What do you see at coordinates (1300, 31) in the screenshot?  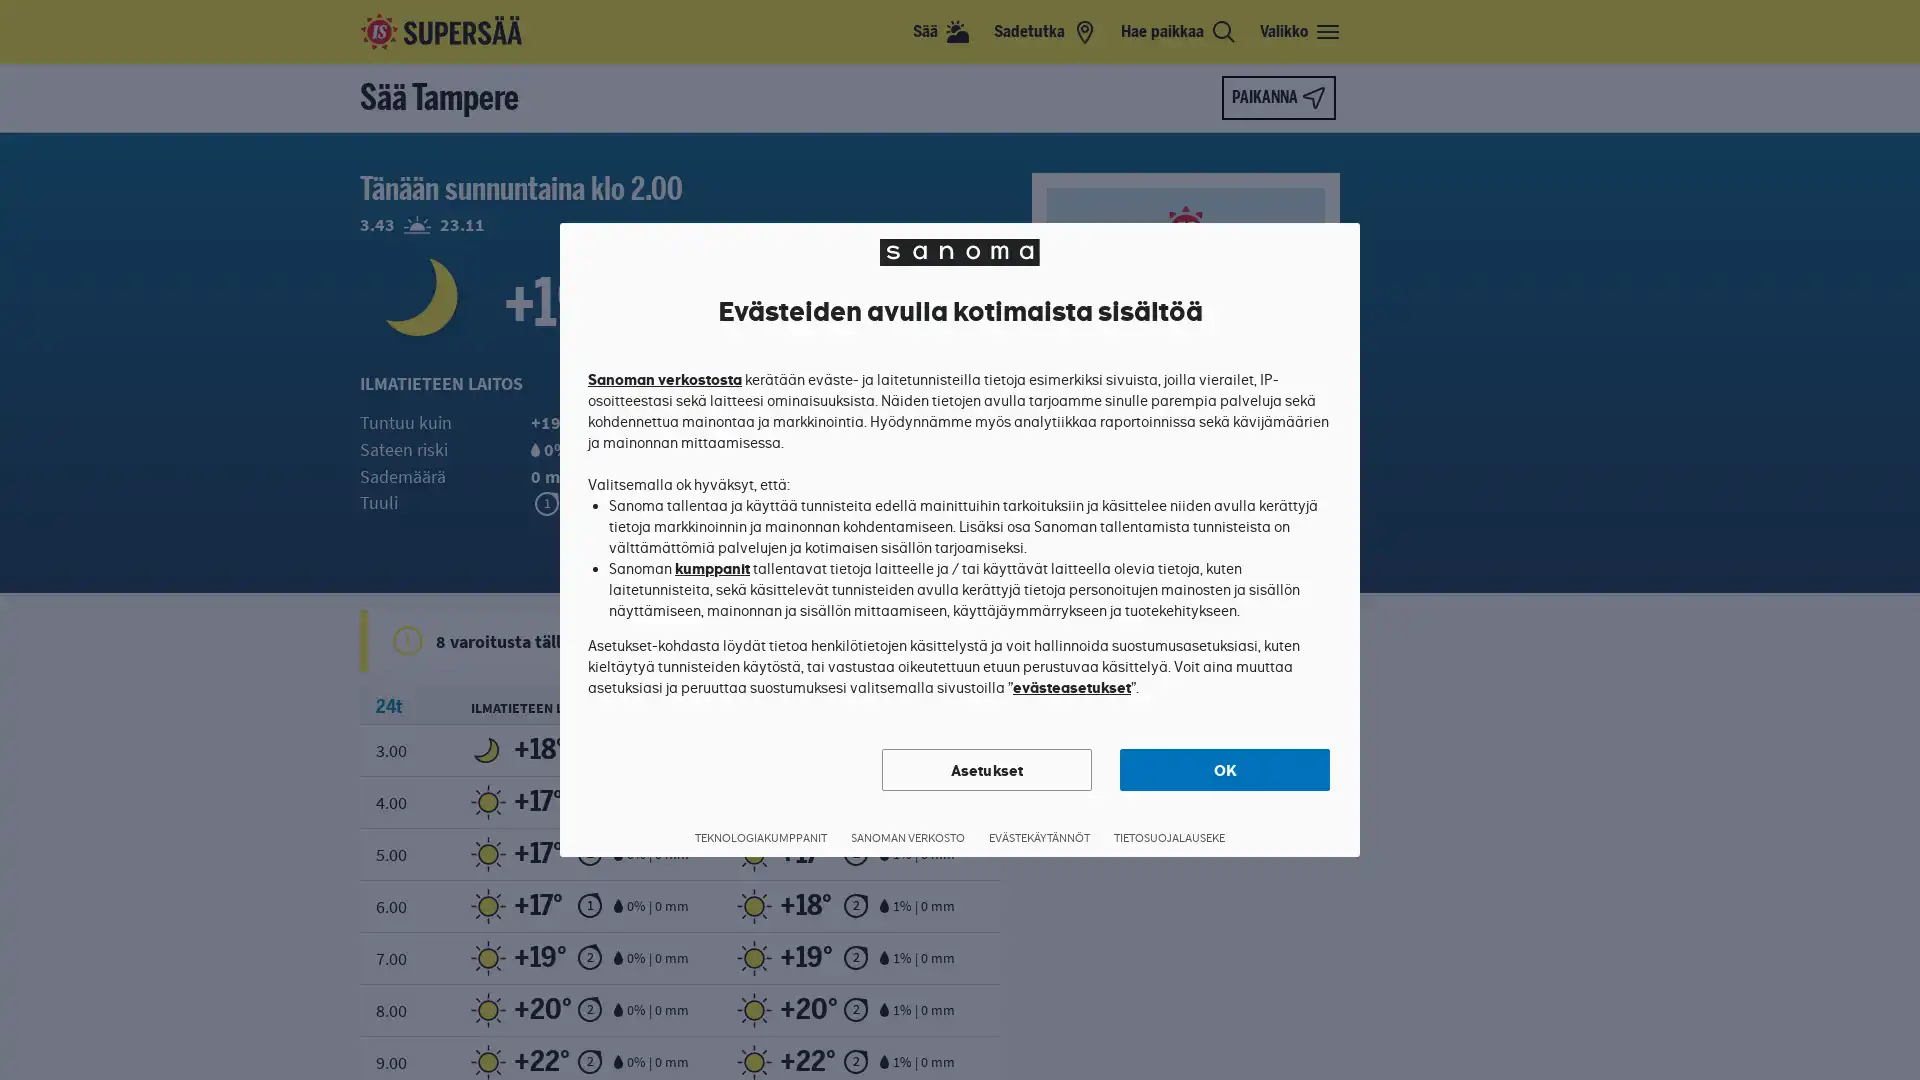 I see `Valikko` at bounding box center [1300, 31].